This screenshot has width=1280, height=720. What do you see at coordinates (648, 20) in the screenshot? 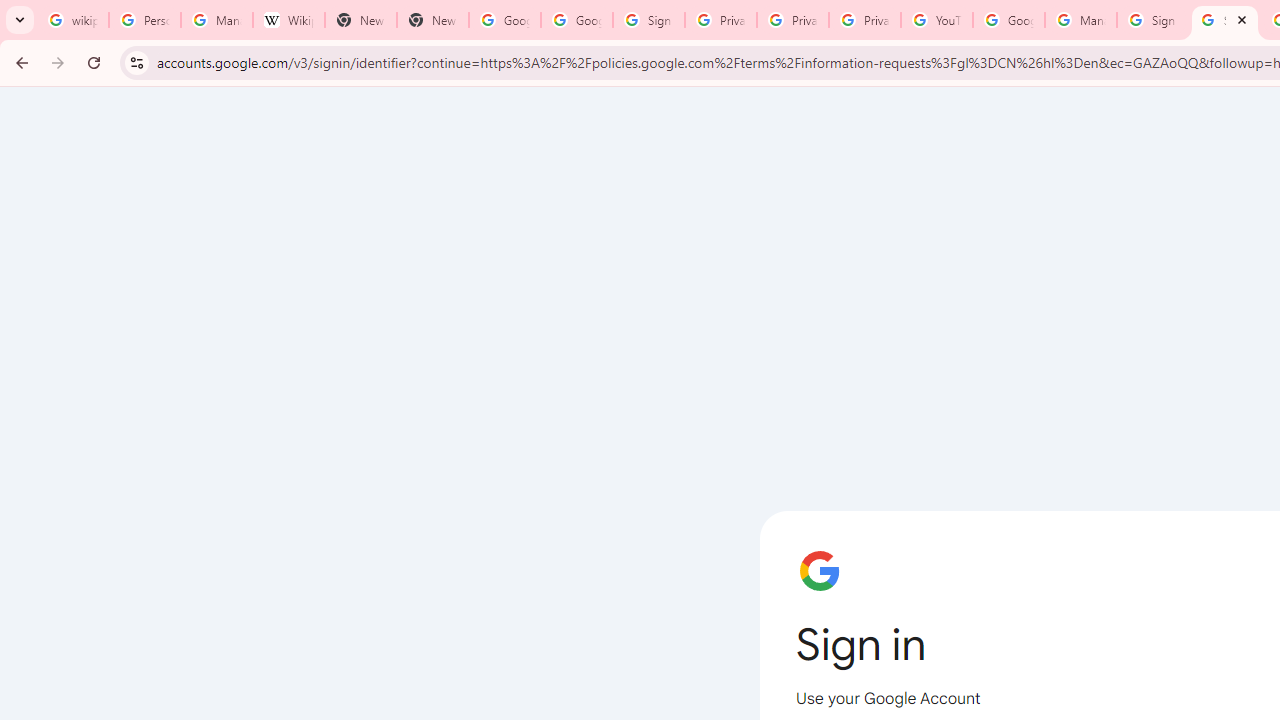
I see `'Sign in - Google Accounts'` at bounding box center [648, 20].